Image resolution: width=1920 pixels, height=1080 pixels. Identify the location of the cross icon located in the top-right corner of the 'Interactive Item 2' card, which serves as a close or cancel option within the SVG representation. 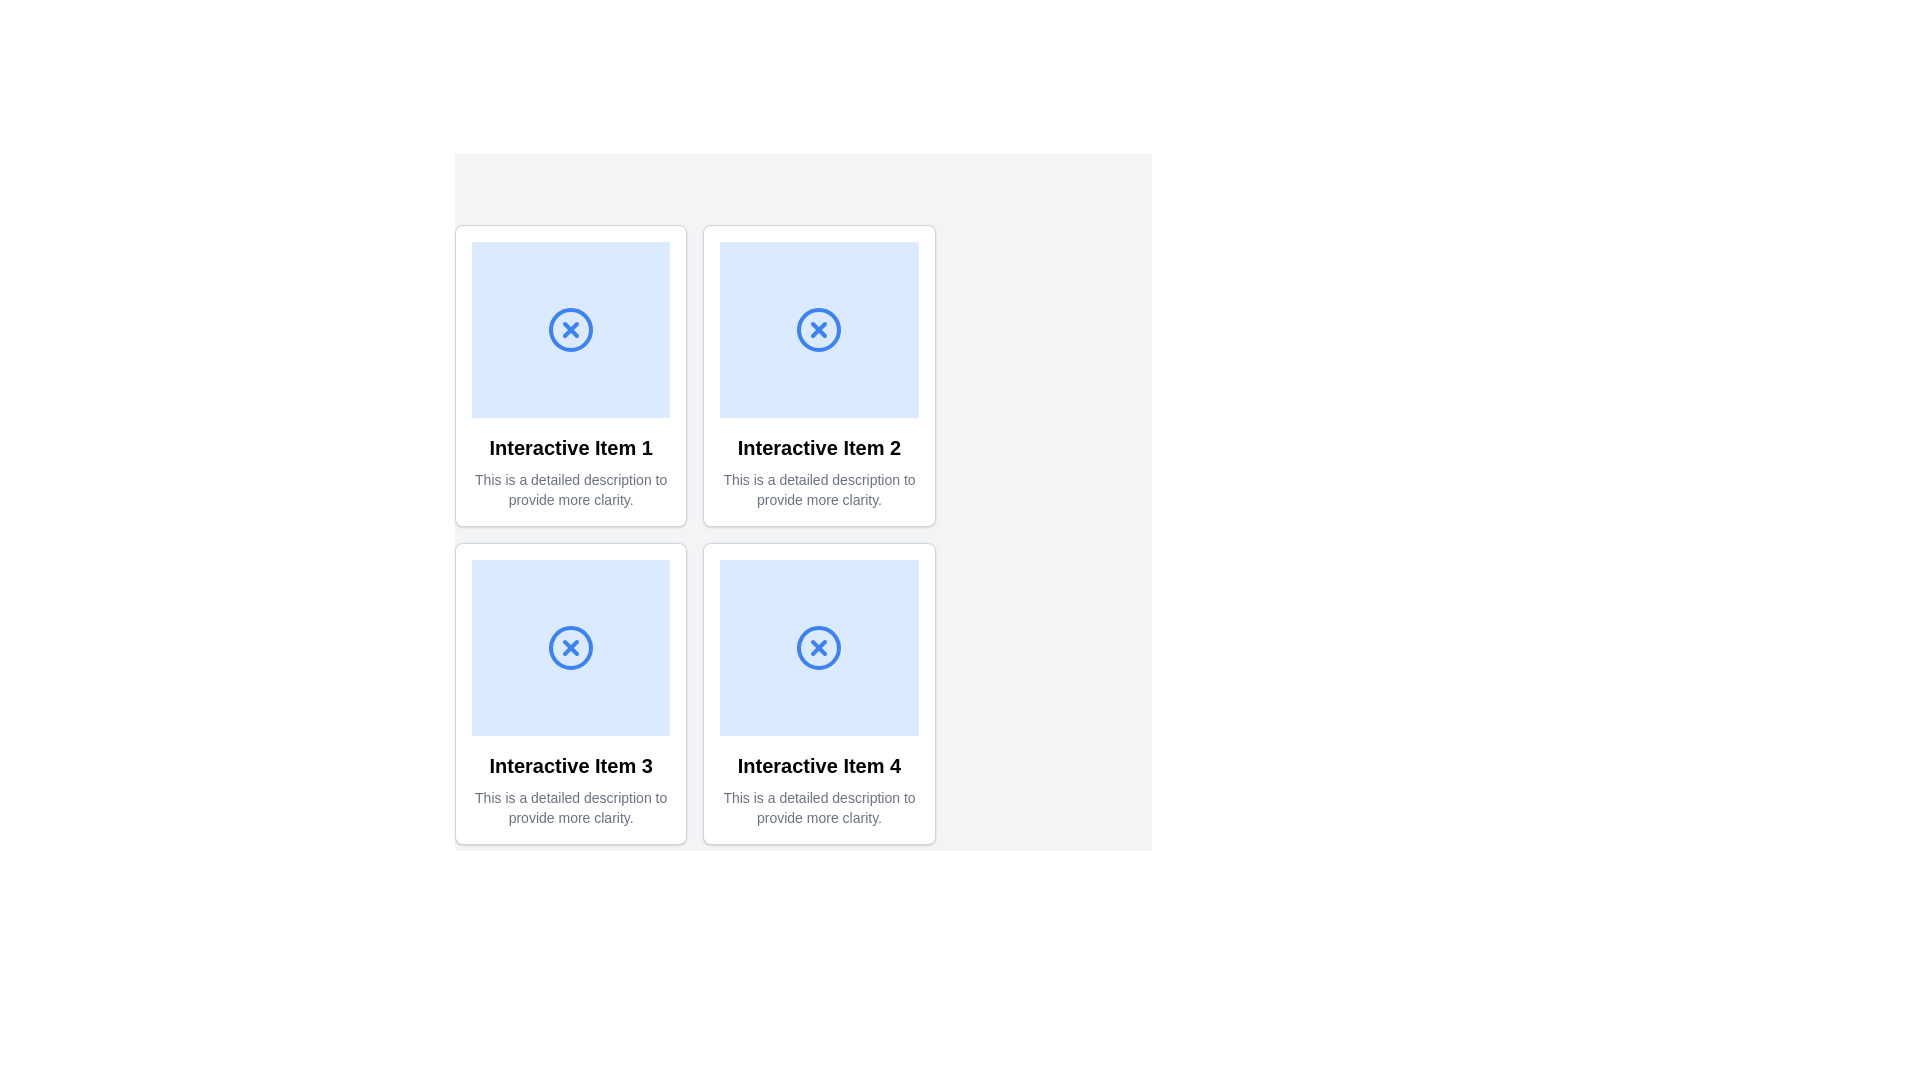
(819, 329).